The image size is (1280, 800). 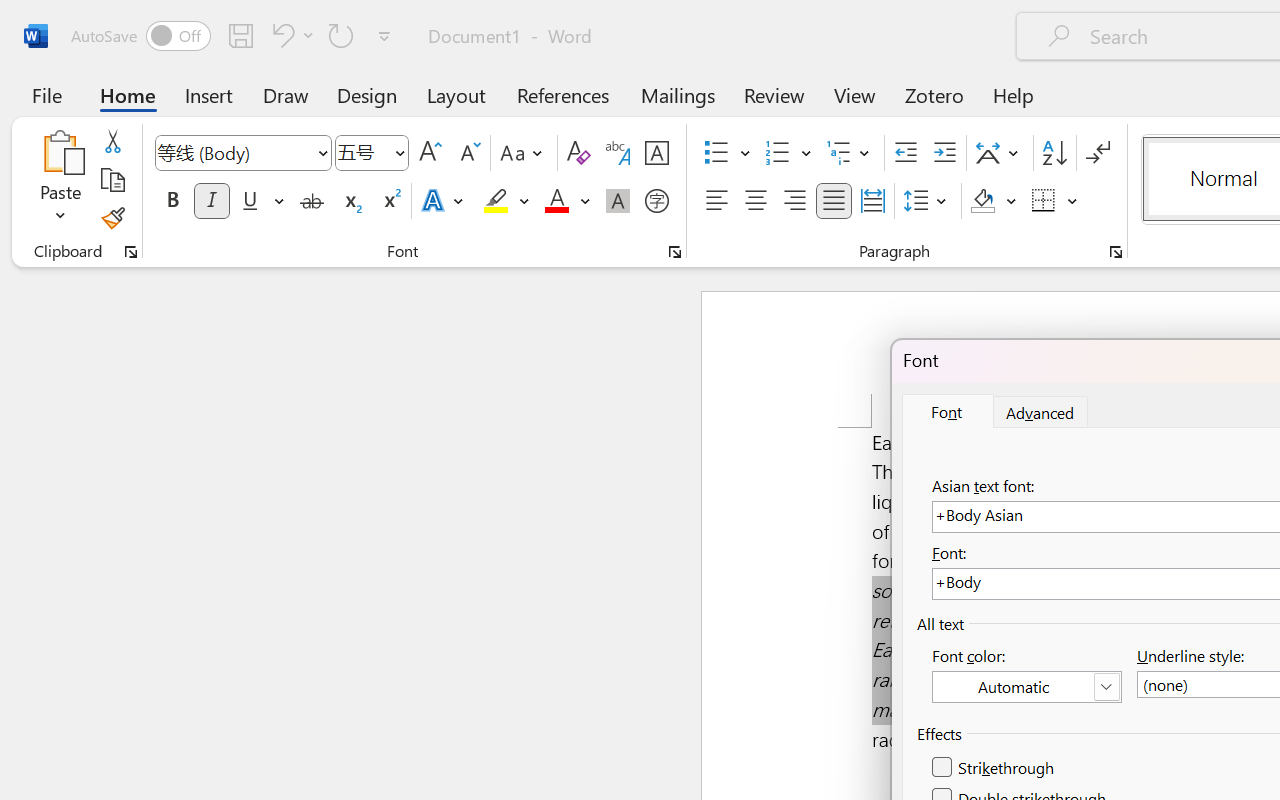 I want to click on 'Font Color (Automatic)', so click(x=1027, y=687).